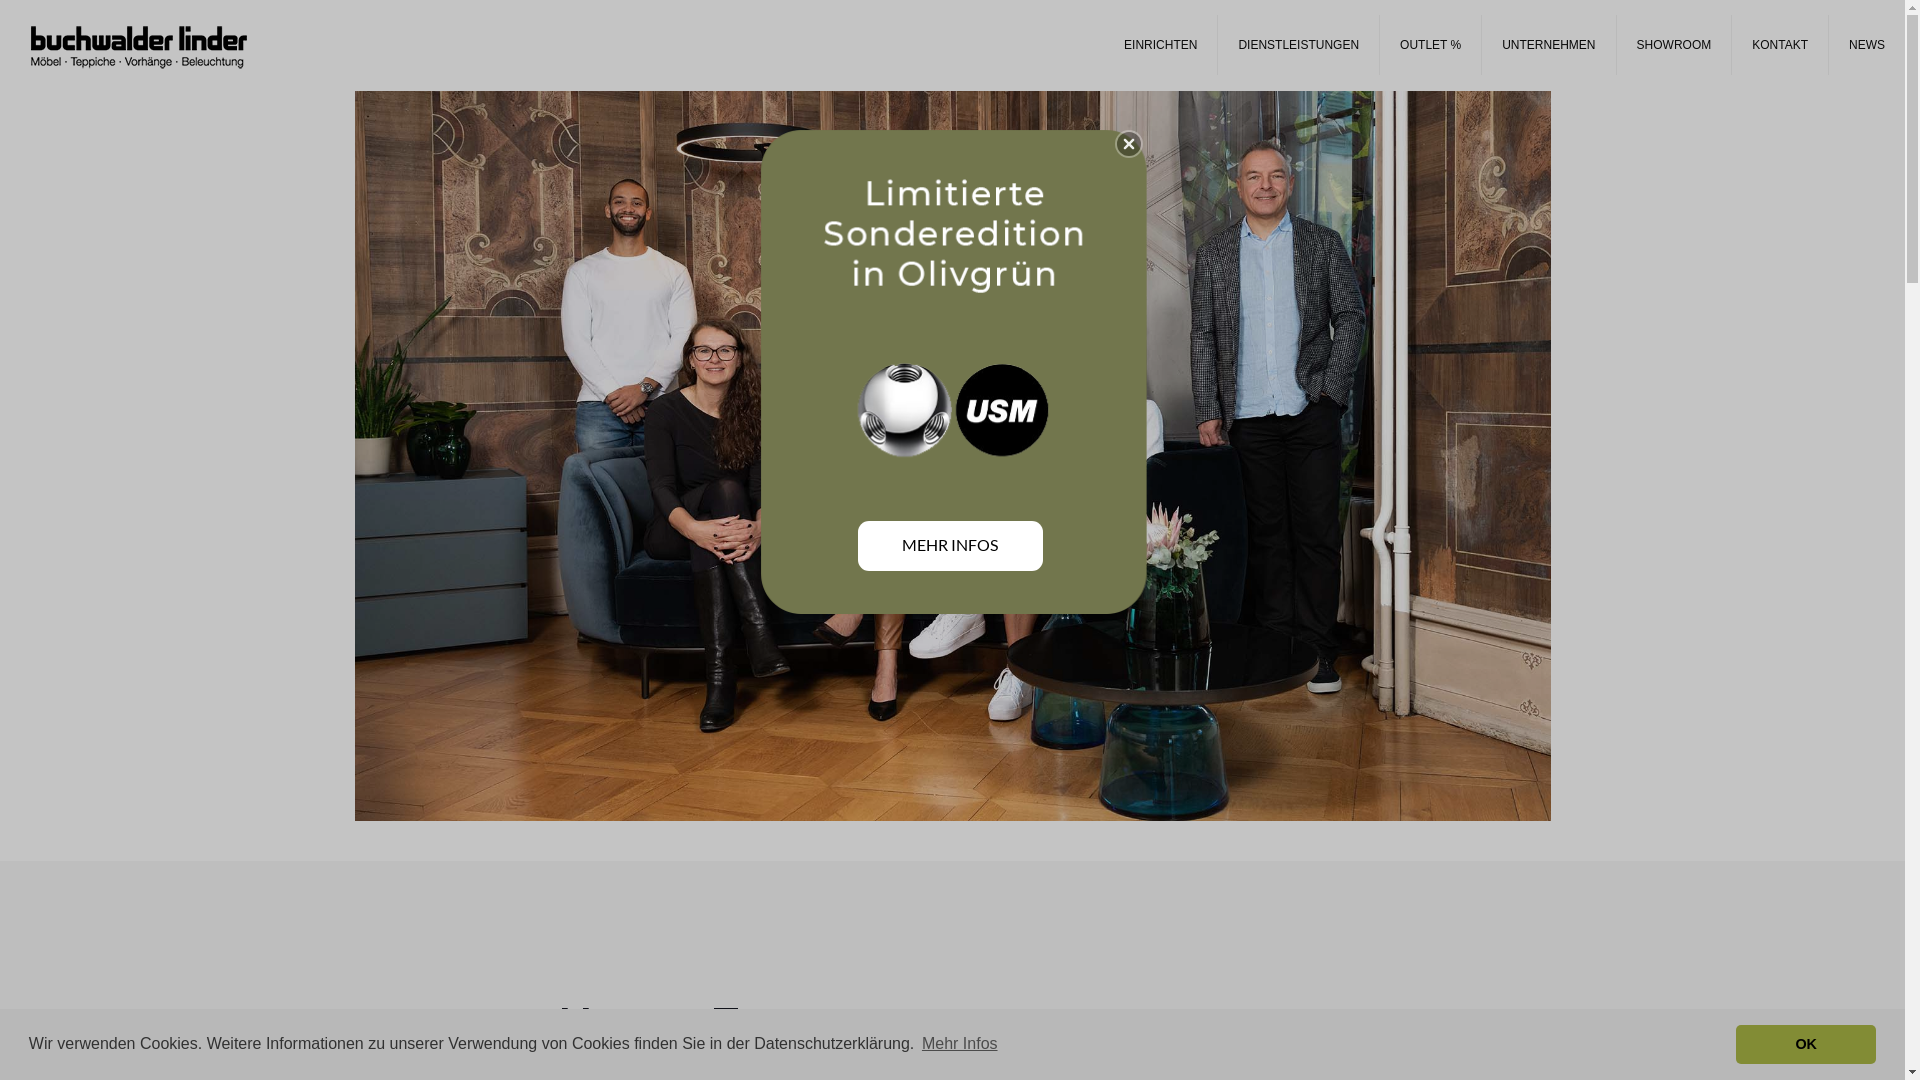 This screenshot has height=1080, width=1920. I want to click on 'SHOWROOM', so click(1675, 45).